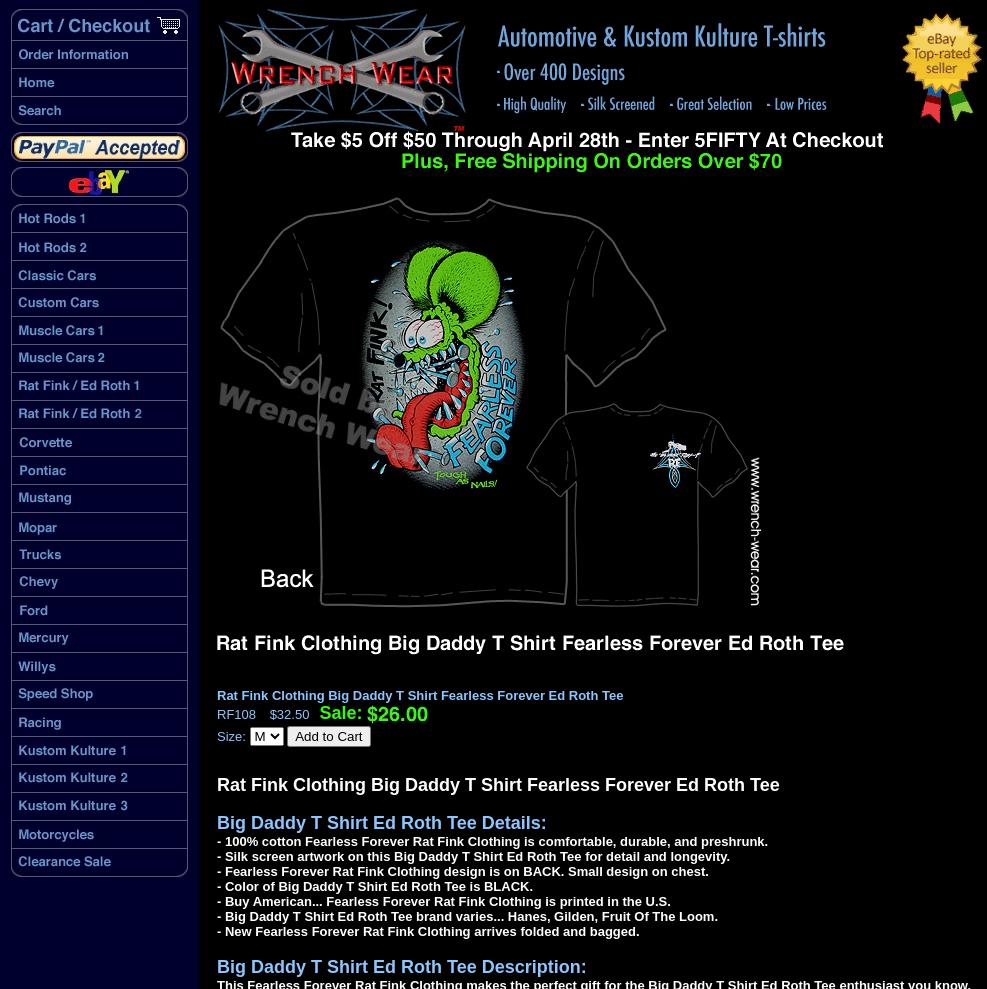 The height and width of the screenshot is (989, 987). Describe the element at coordinates (461, 871) in the screenshot. I see `'- Fearless Forever Rat Fink Clothing design is on BACK. Small design on chest.'` at that location.